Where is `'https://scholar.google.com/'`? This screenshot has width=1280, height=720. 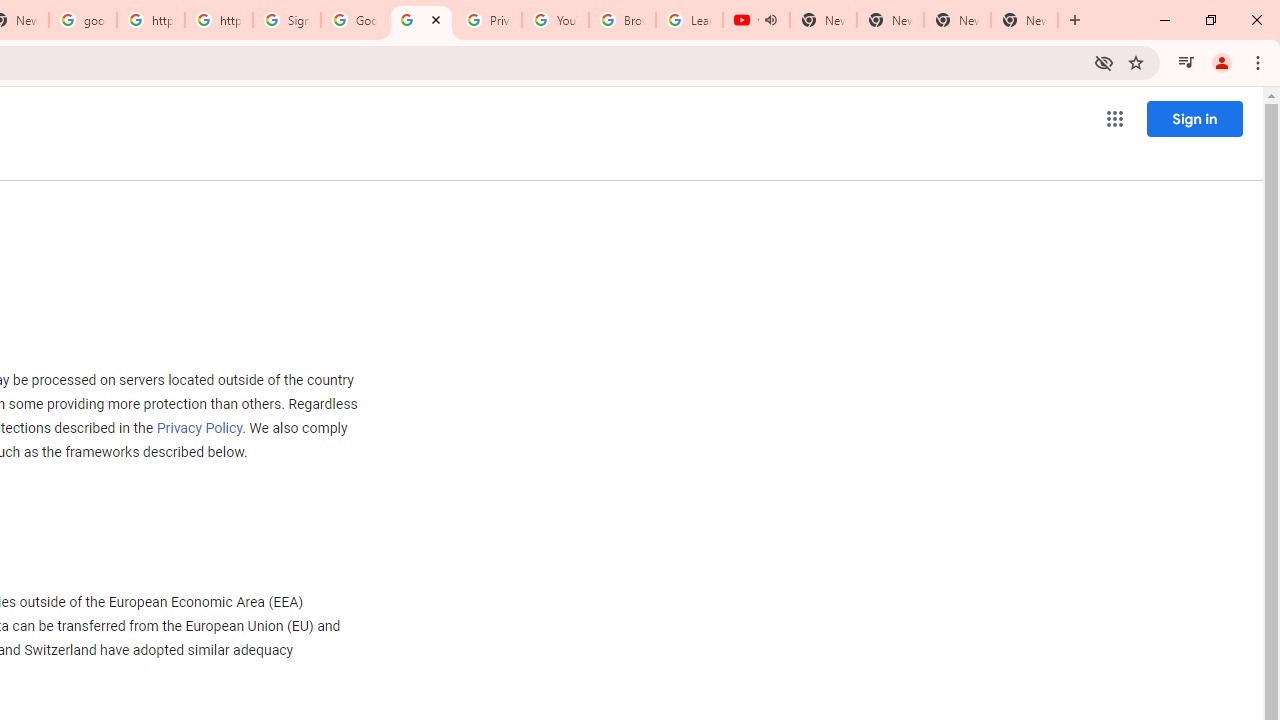
'https://scholar.google.com/' is located at coordinates (150, 20).